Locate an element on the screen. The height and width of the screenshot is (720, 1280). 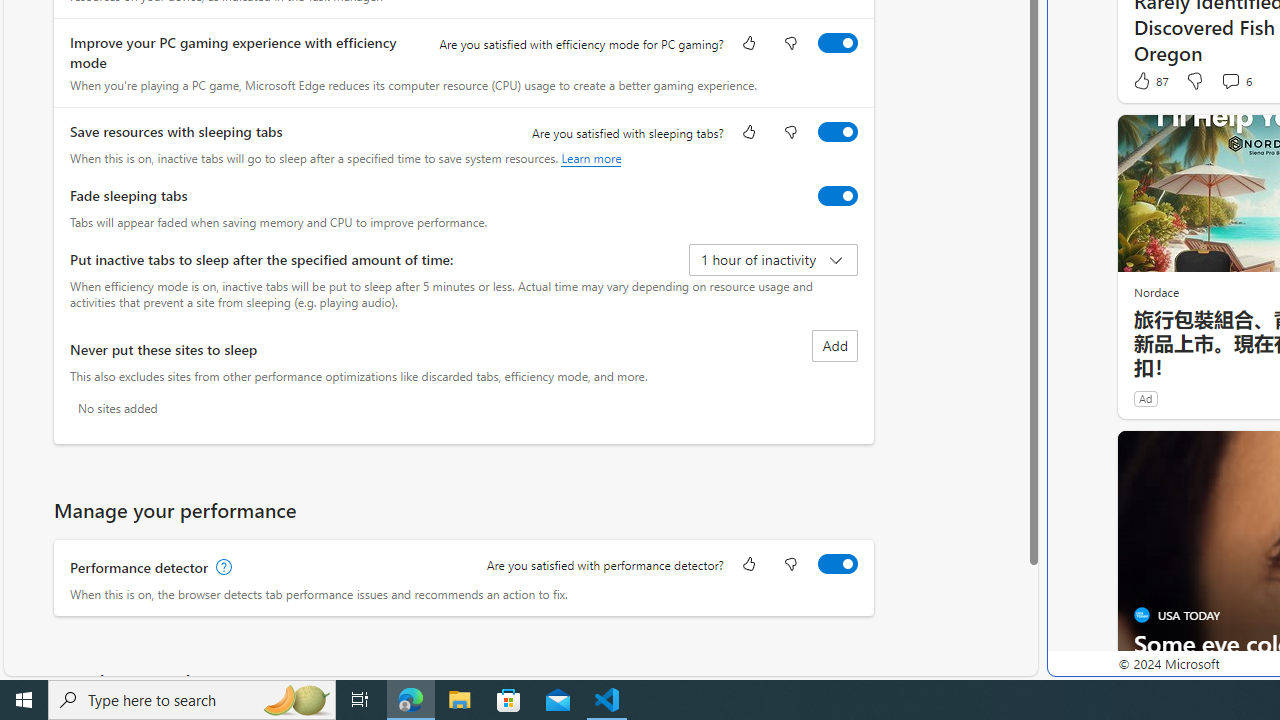
'Nordace' is located at coordinates (1155, 291).